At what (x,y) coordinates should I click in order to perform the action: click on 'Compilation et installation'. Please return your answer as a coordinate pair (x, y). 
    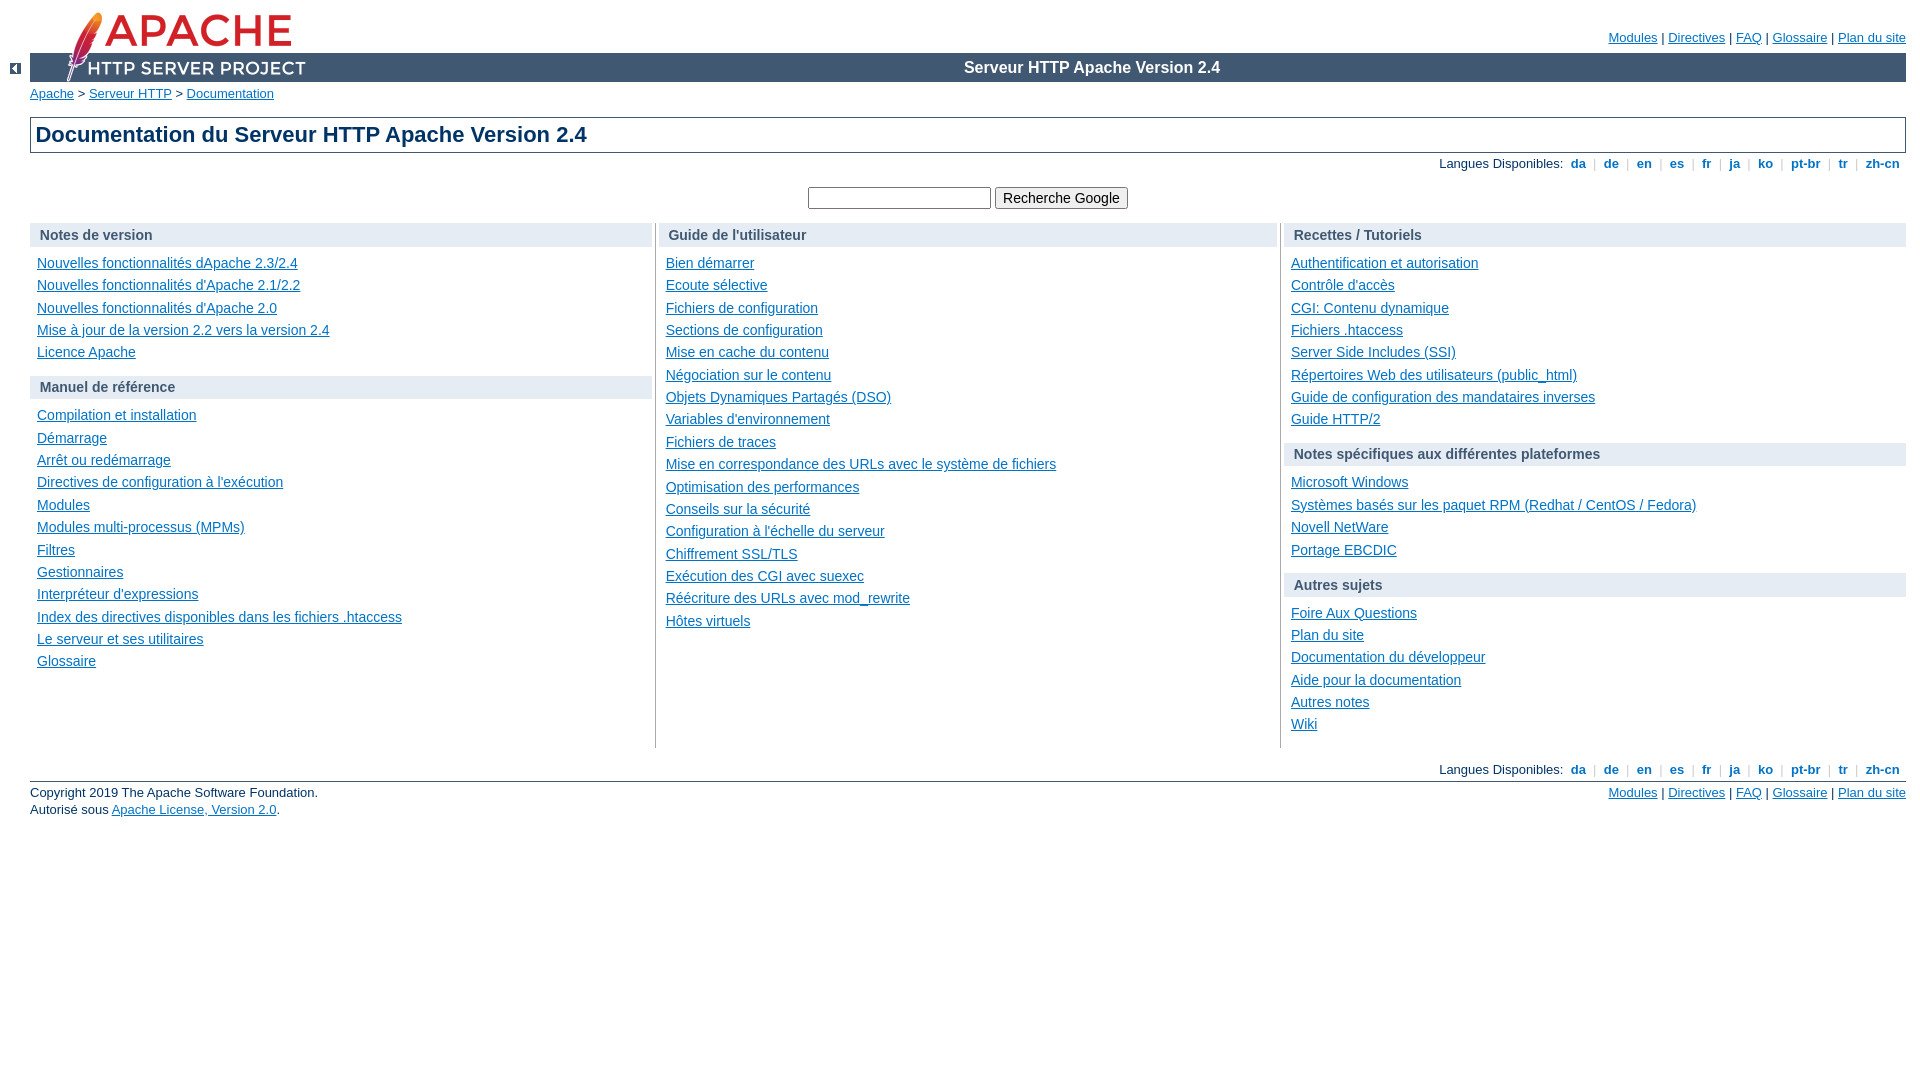
    Looking at the image, I should click on (115, 414).